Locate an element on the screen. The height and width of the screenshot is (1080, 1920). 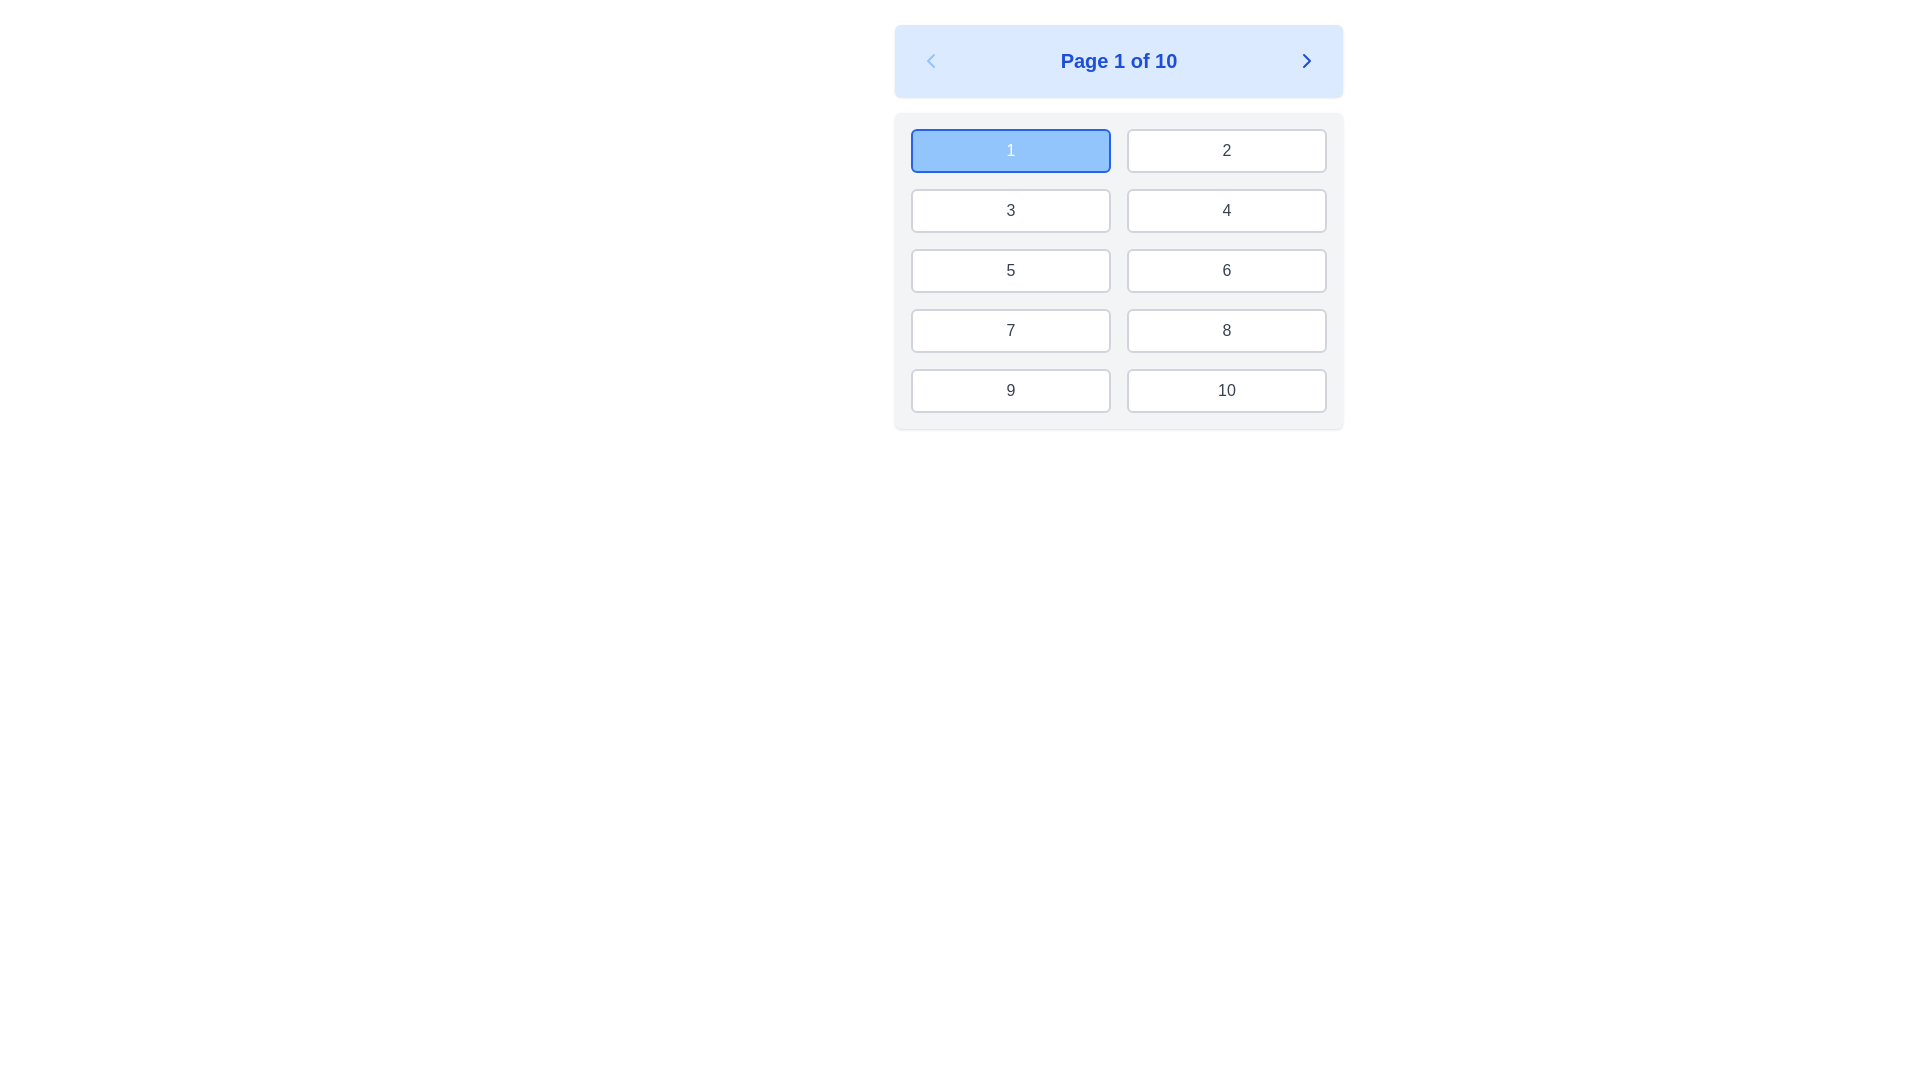
the fifth button is located at coordinates (1011, 270).